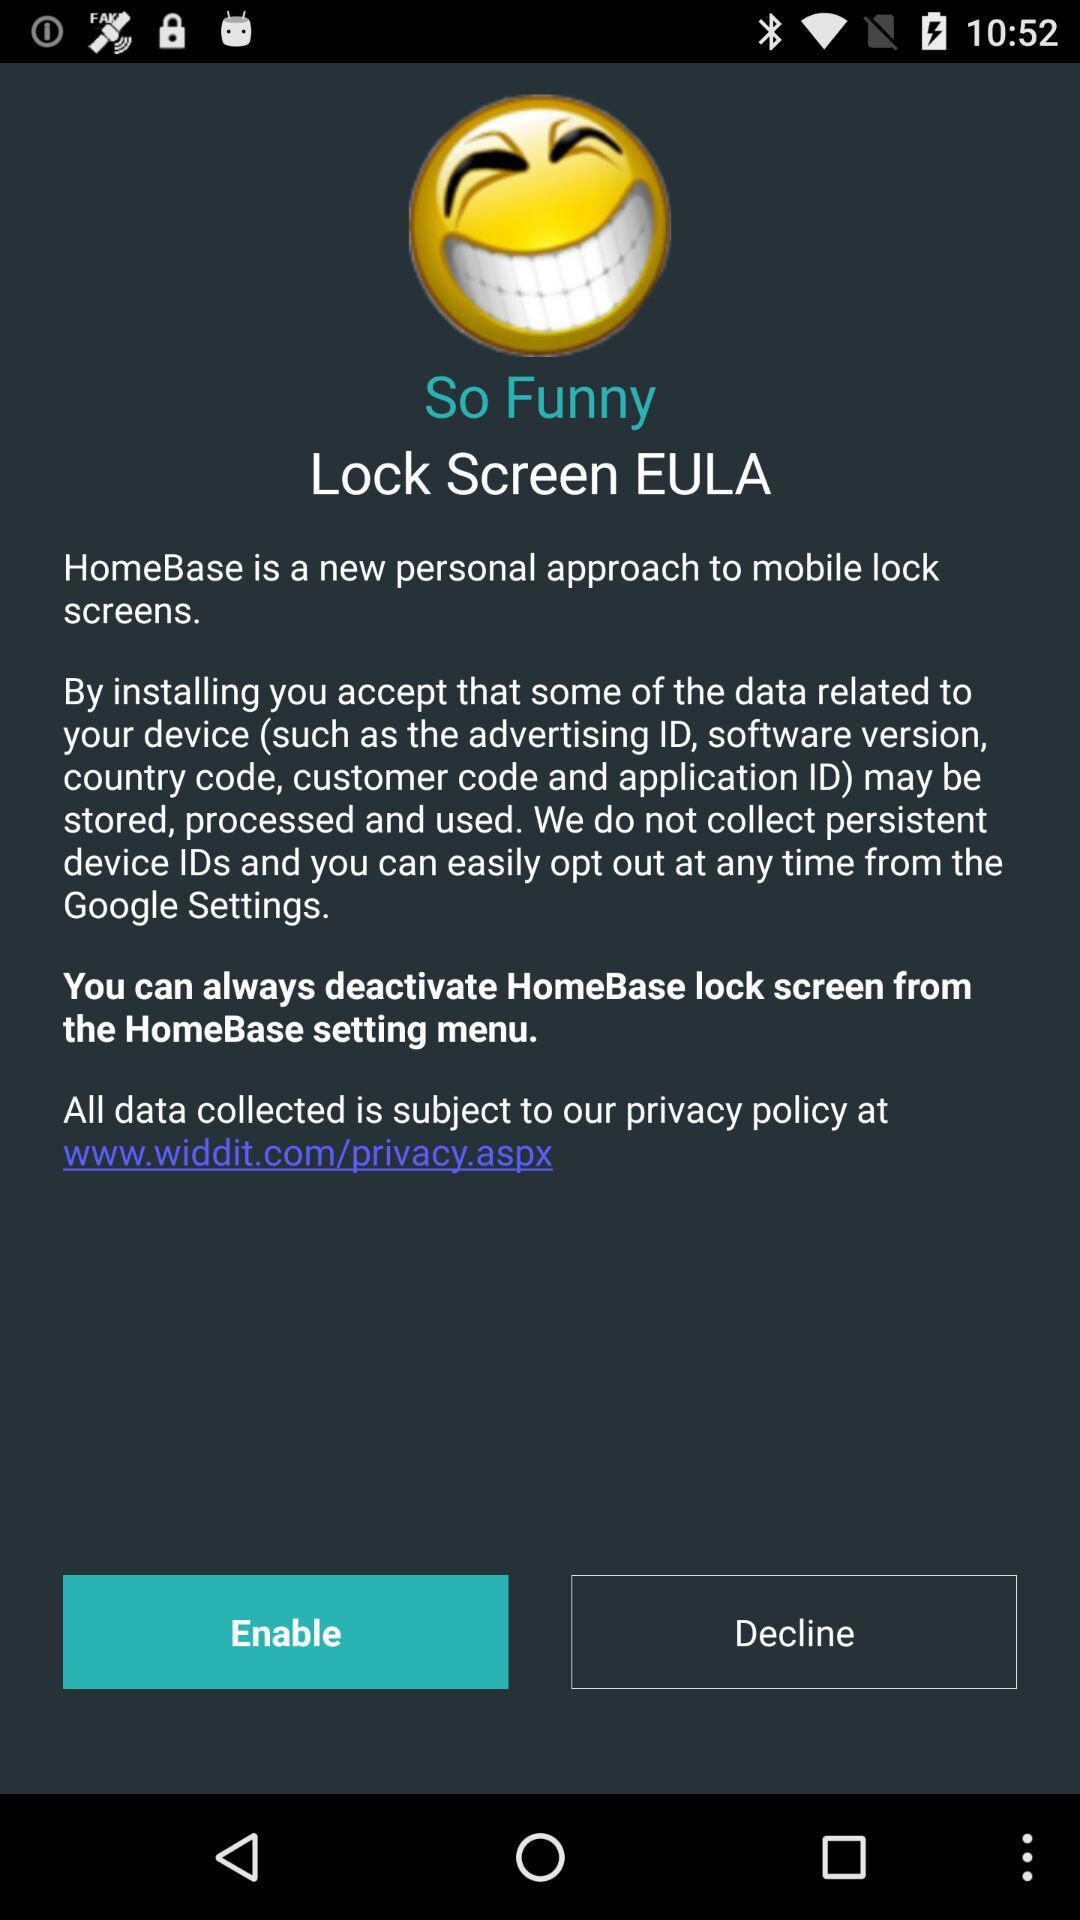  I want to click on item above all data collected app, so click(540, 1006).